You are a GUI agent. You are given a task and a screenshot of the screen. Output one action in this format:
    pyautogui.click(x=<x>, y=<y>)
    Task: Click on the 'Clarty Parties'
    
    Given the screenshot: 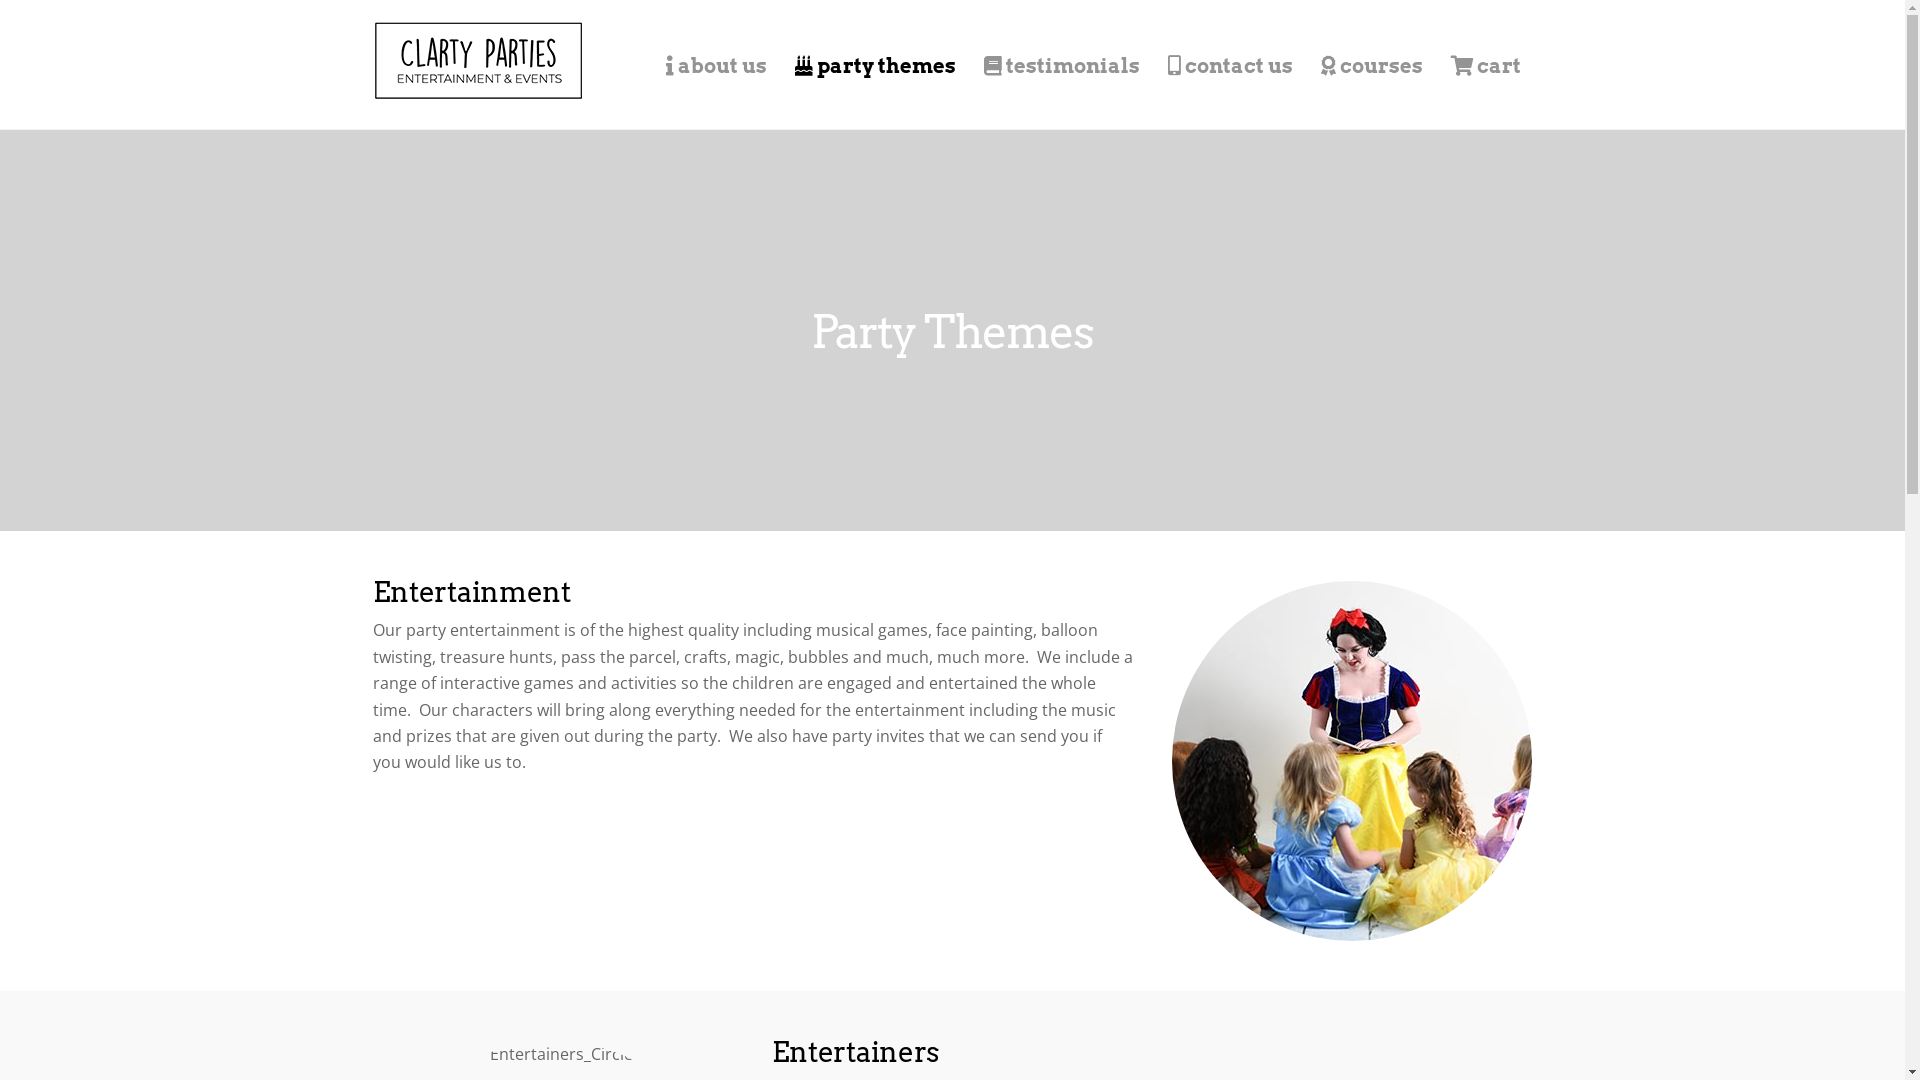 What is the action you would take?
    pyautogui.click(x=476, y=88)
    